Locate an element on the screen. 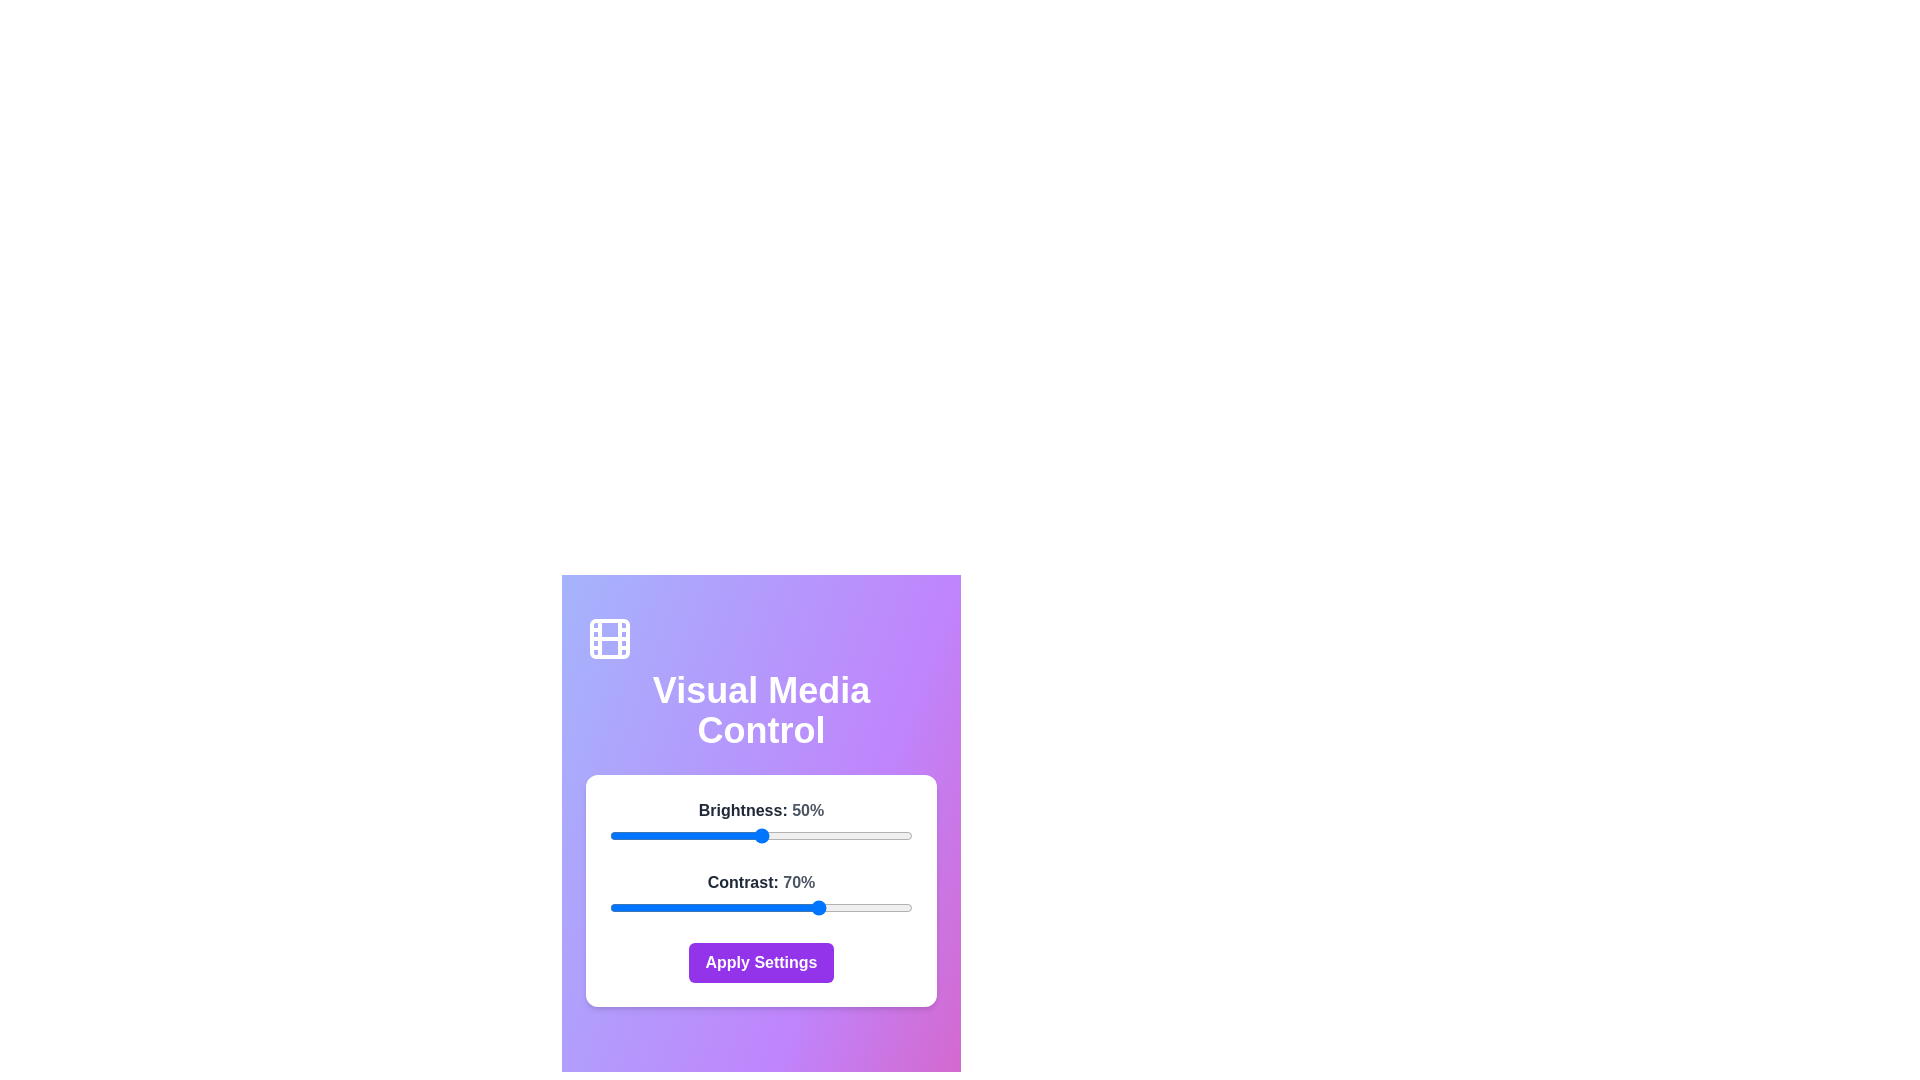 This screenshot has height=1080, width=1920. the contrast slider to 57% is located at coordinates (781, 907).